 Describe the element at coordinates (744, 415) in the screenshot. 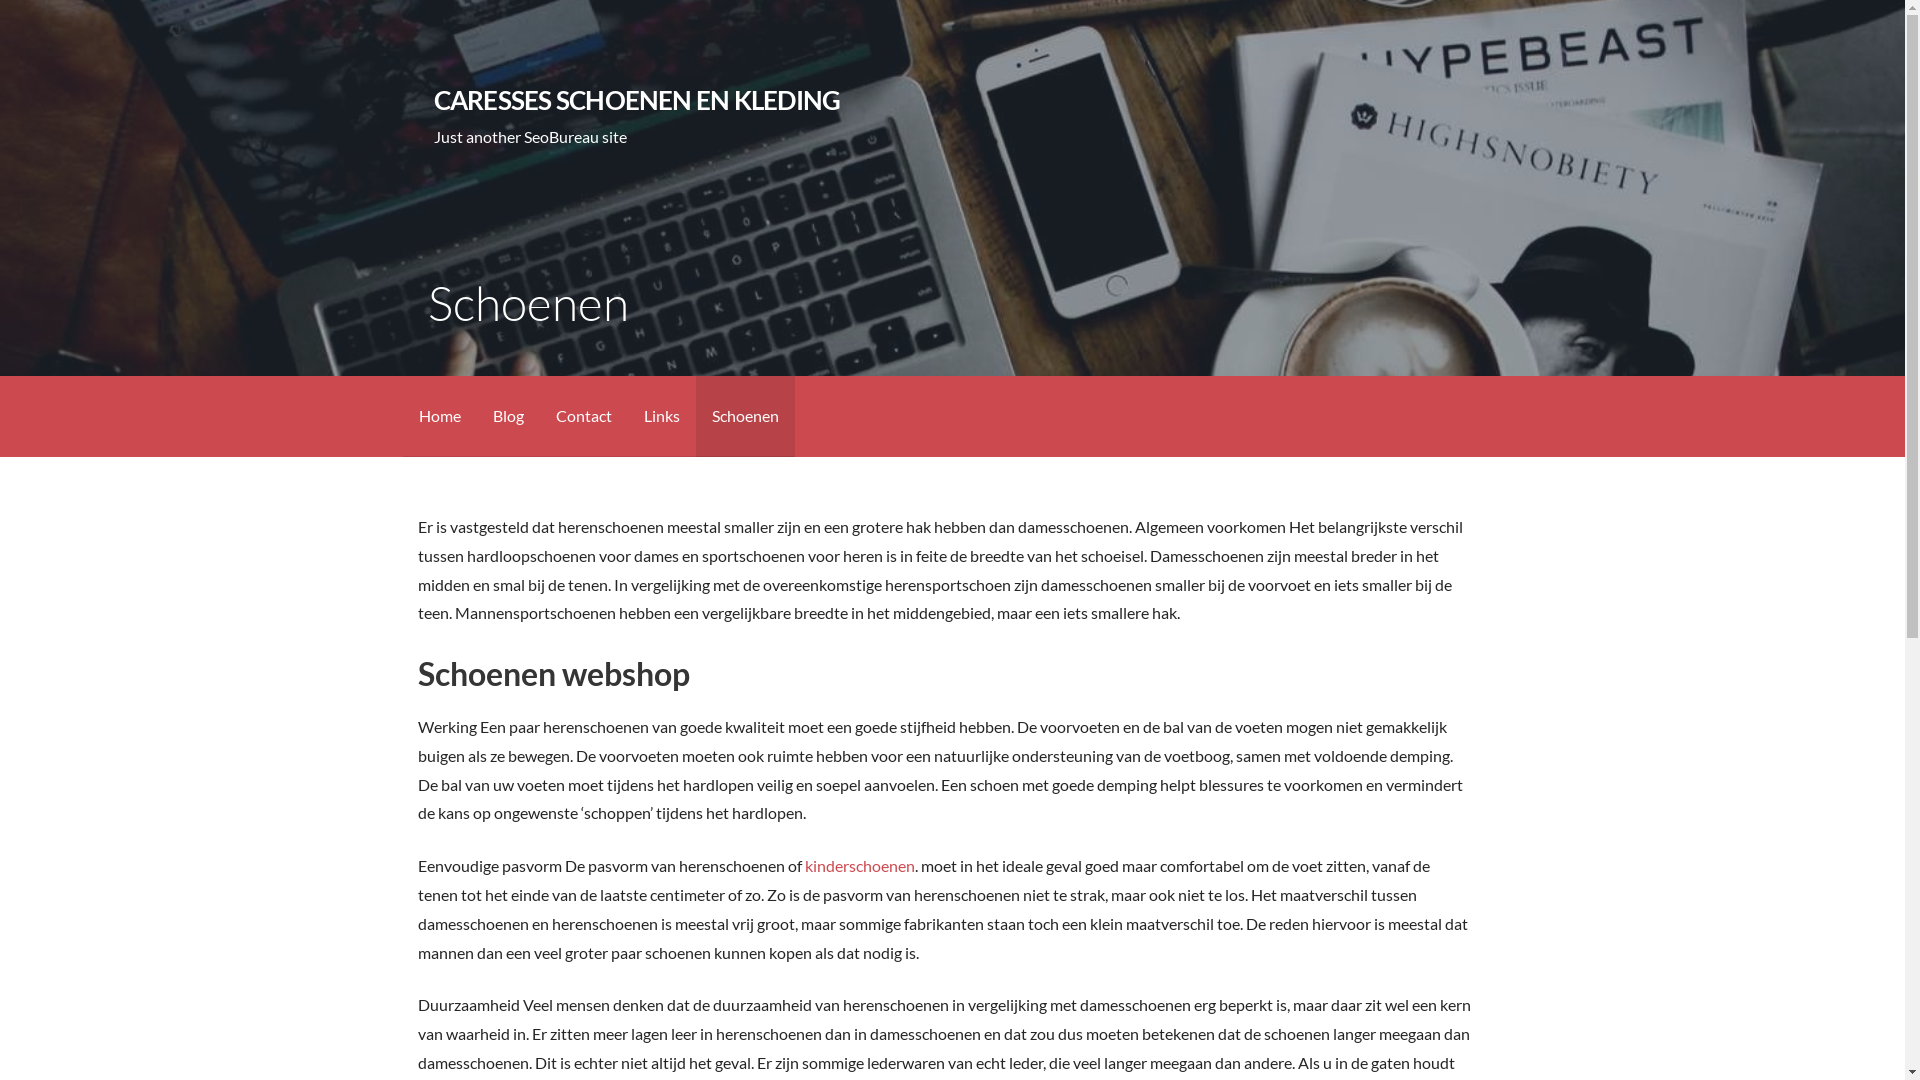

I see `'Schoenen'` at that location.